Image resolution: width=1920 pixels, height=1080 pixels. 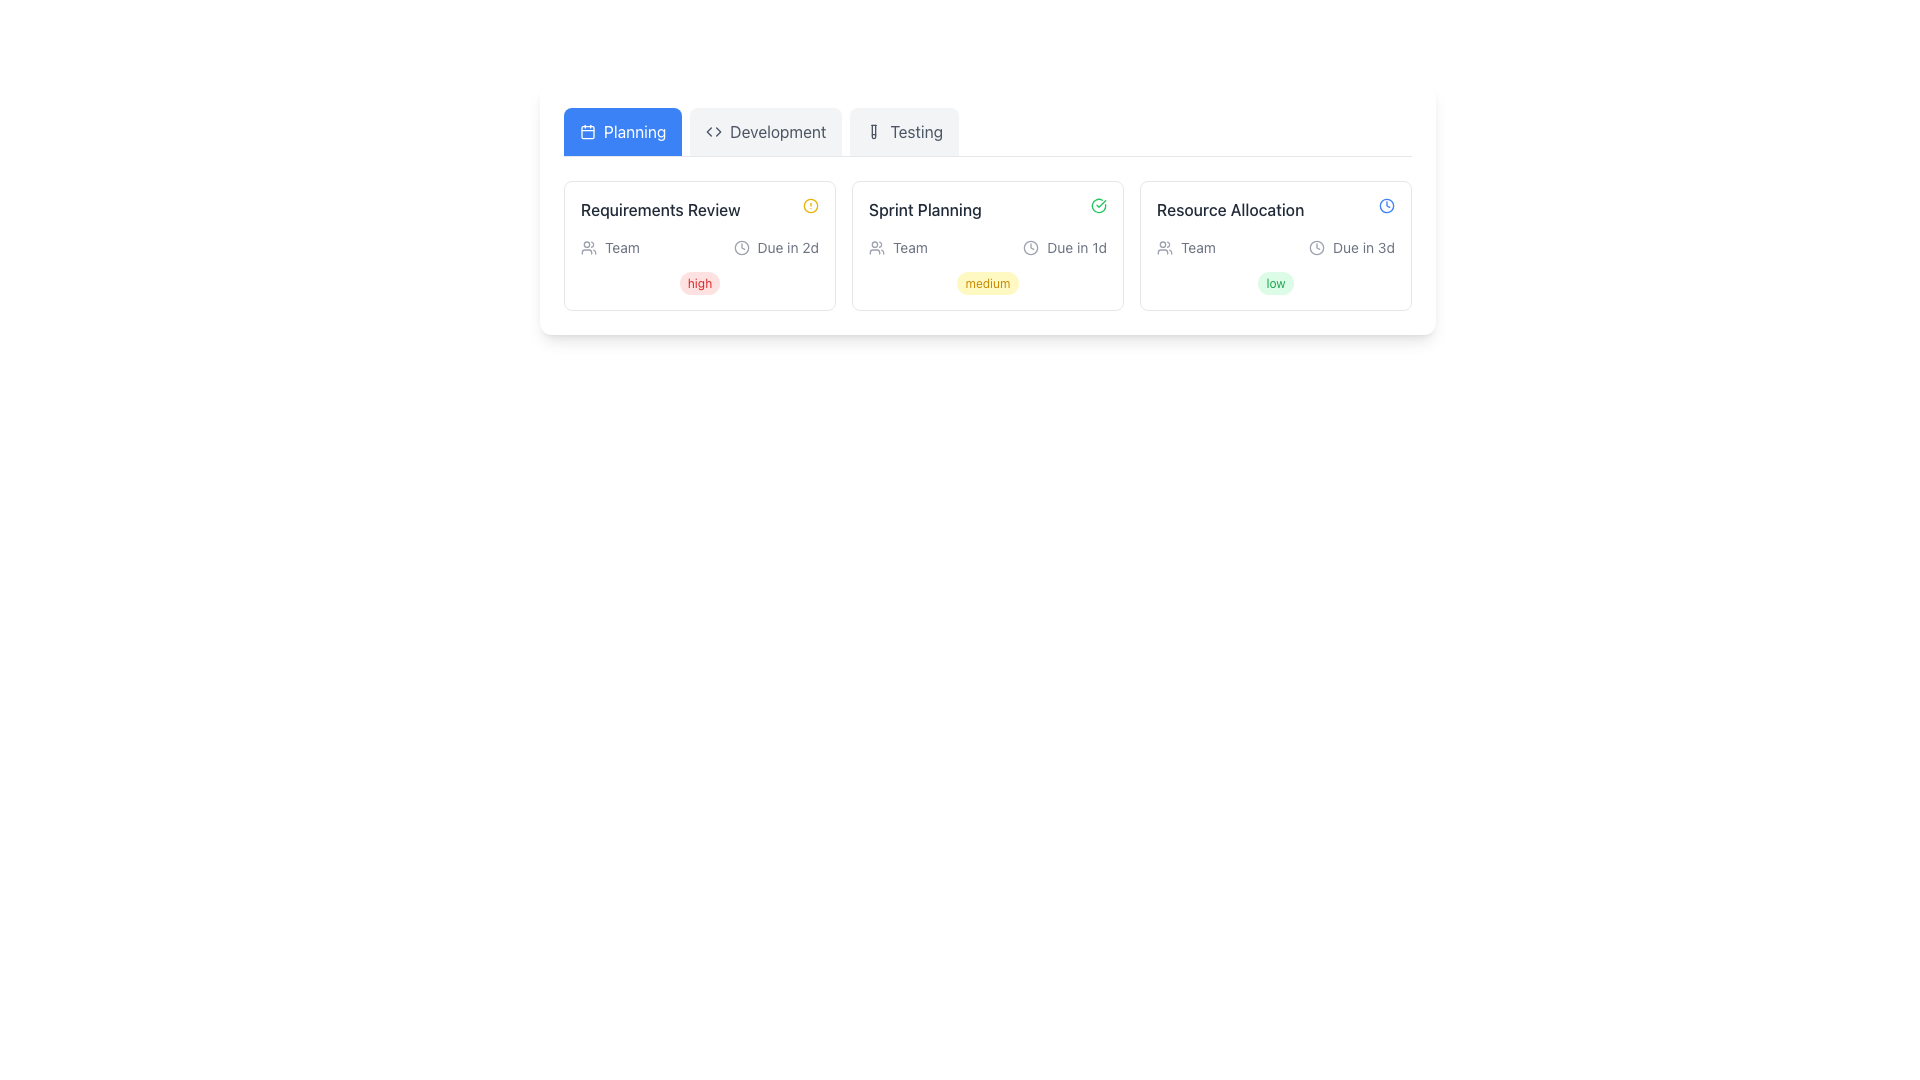 I want to click on the small calendar icon with a blue background and white strokes, located in the 'Planning' tab at the top-left section of the UI, so click(x=587, y=131).